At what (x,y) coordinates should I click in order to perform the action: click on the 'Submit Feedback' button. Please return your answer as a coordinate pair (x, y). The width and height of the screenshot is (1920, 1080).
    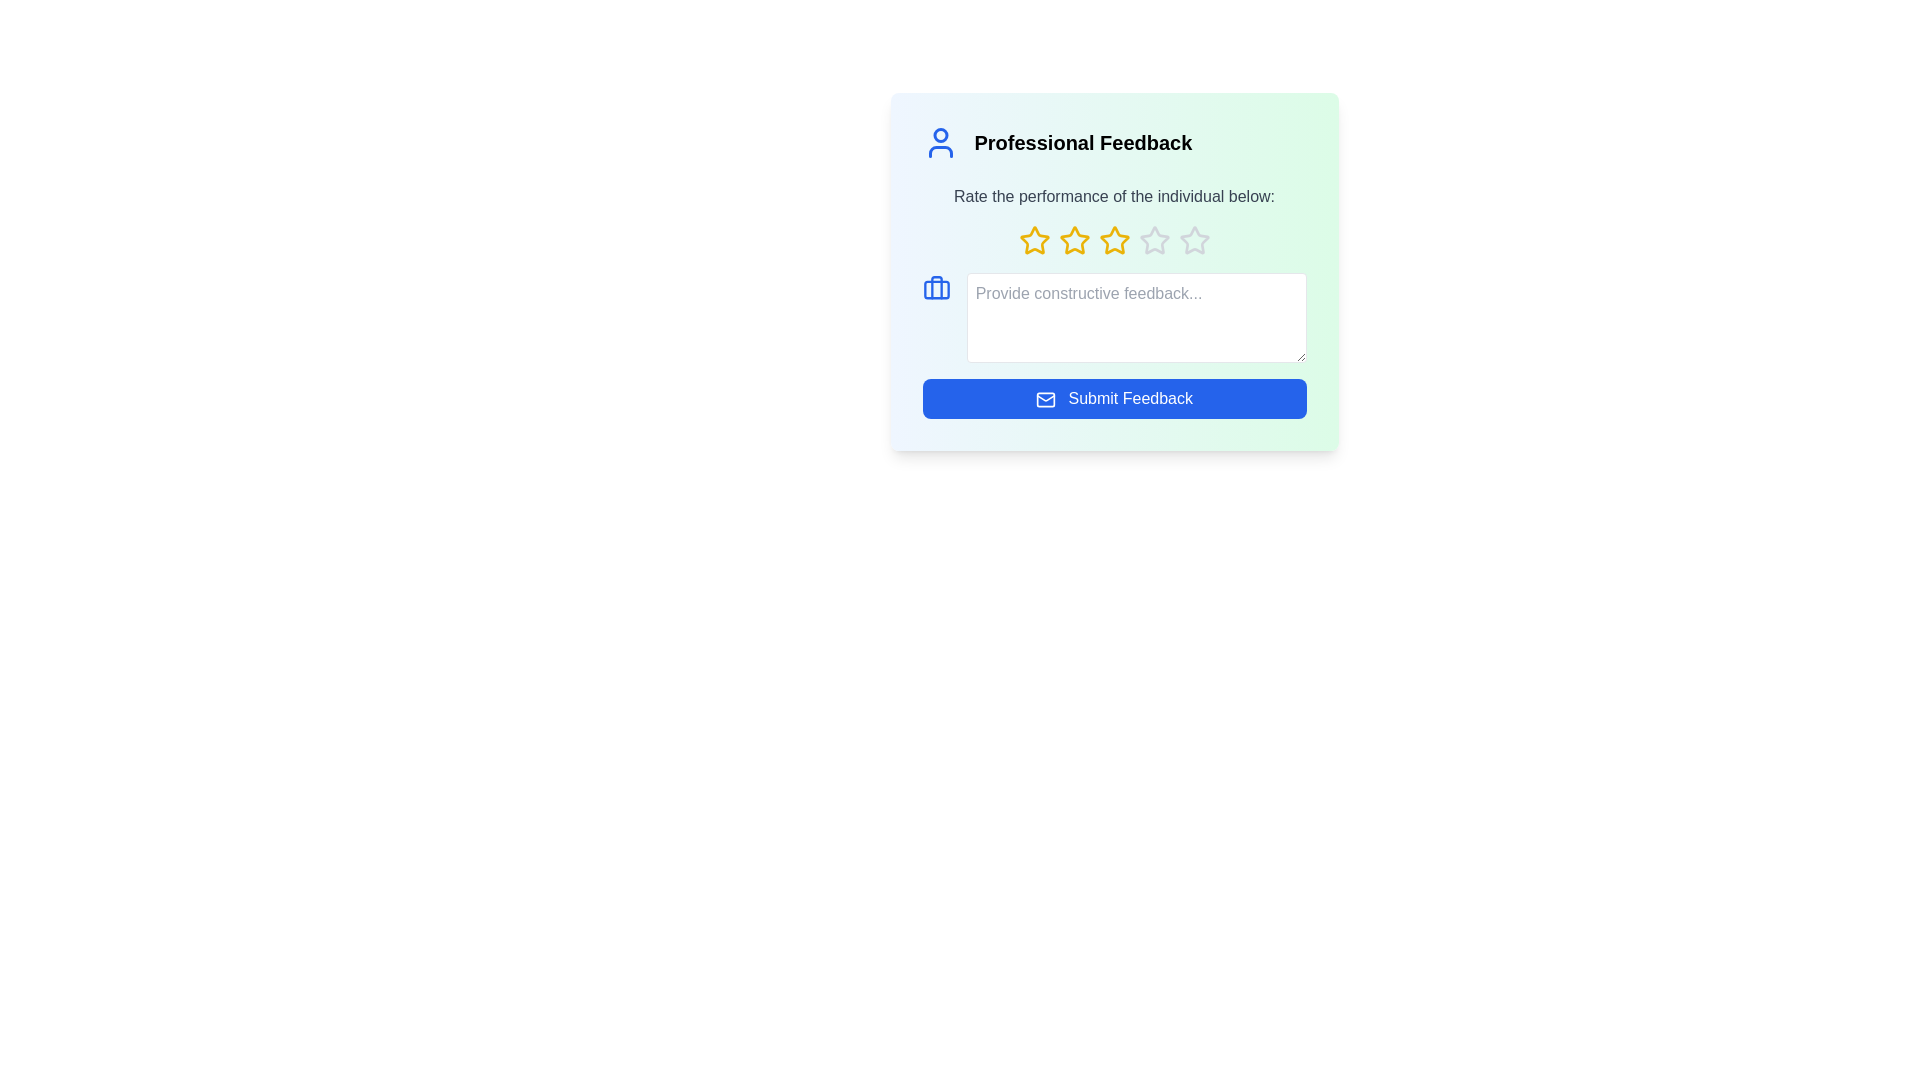
    Looking at the image, I should click on (1113, 398).